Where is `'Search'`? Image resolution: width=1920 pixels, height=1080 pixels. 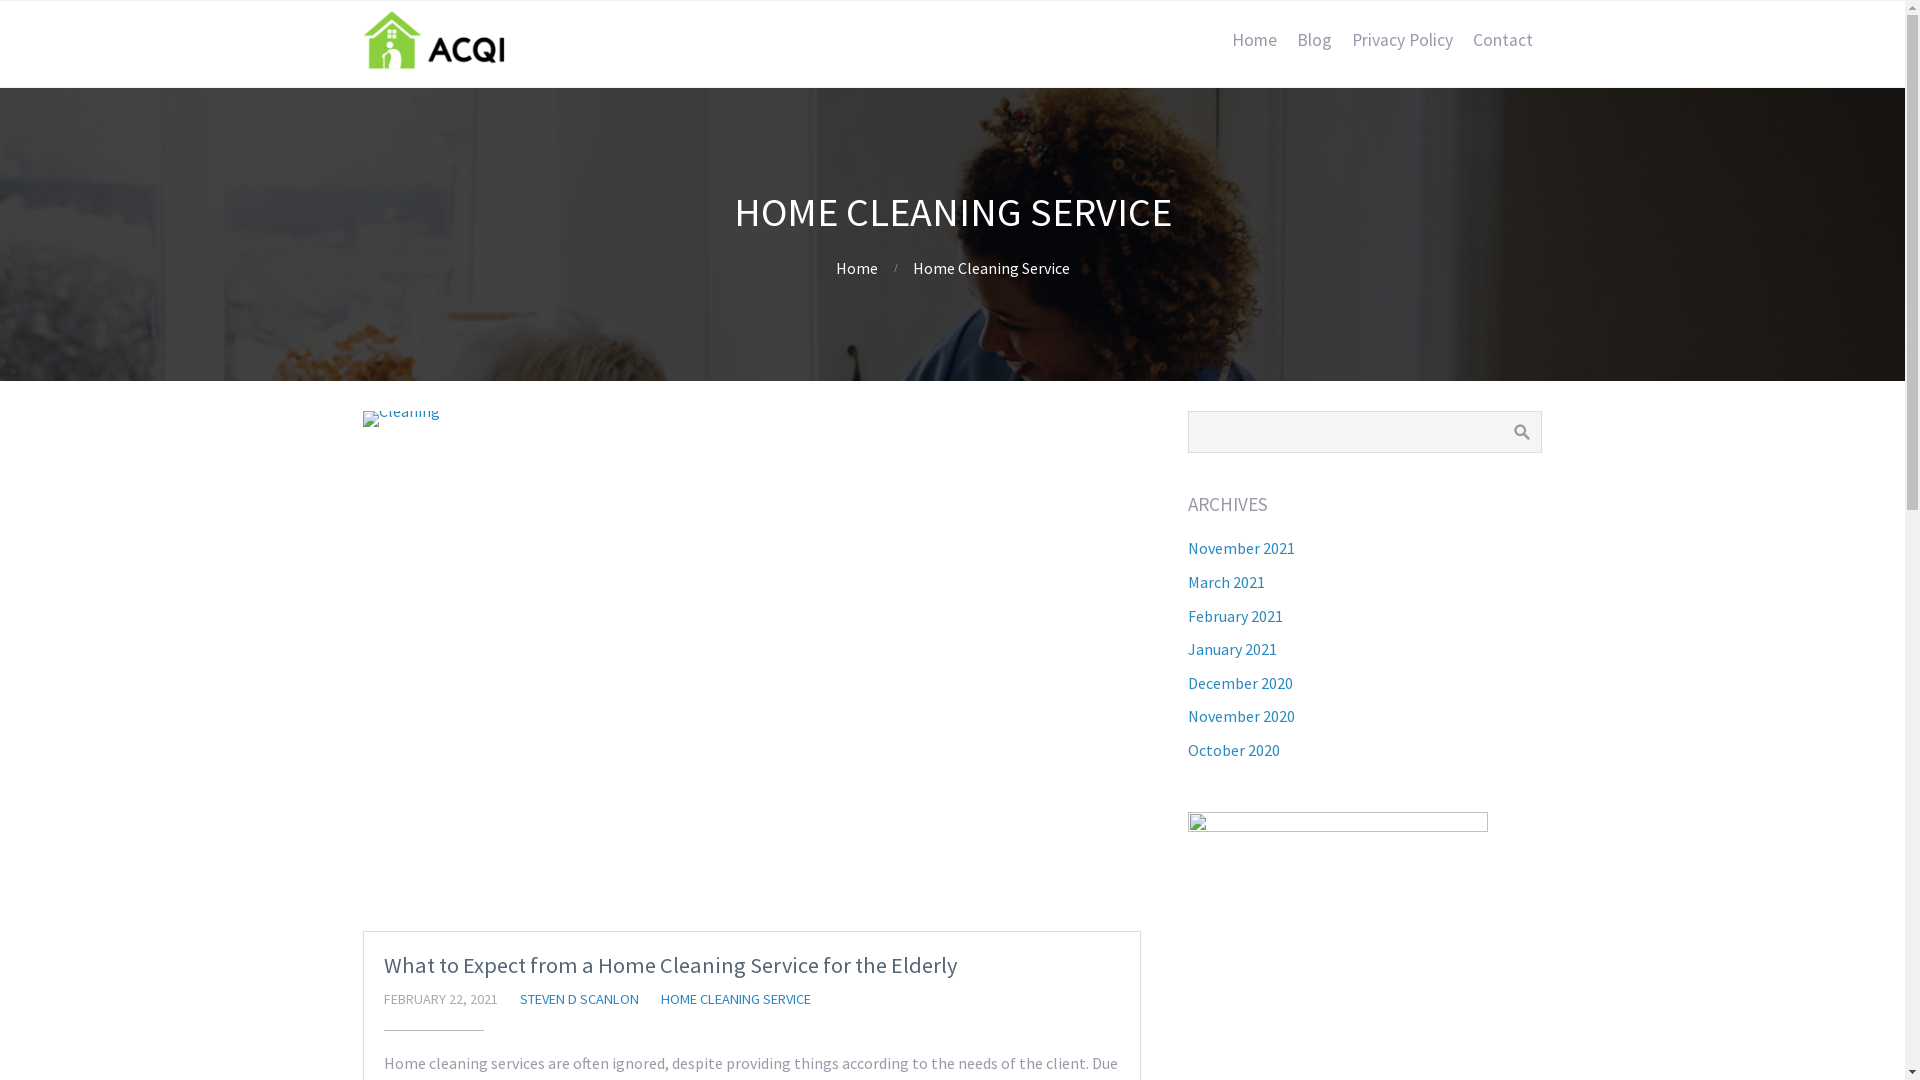
'Search' is located at coordinates (1520, 431).